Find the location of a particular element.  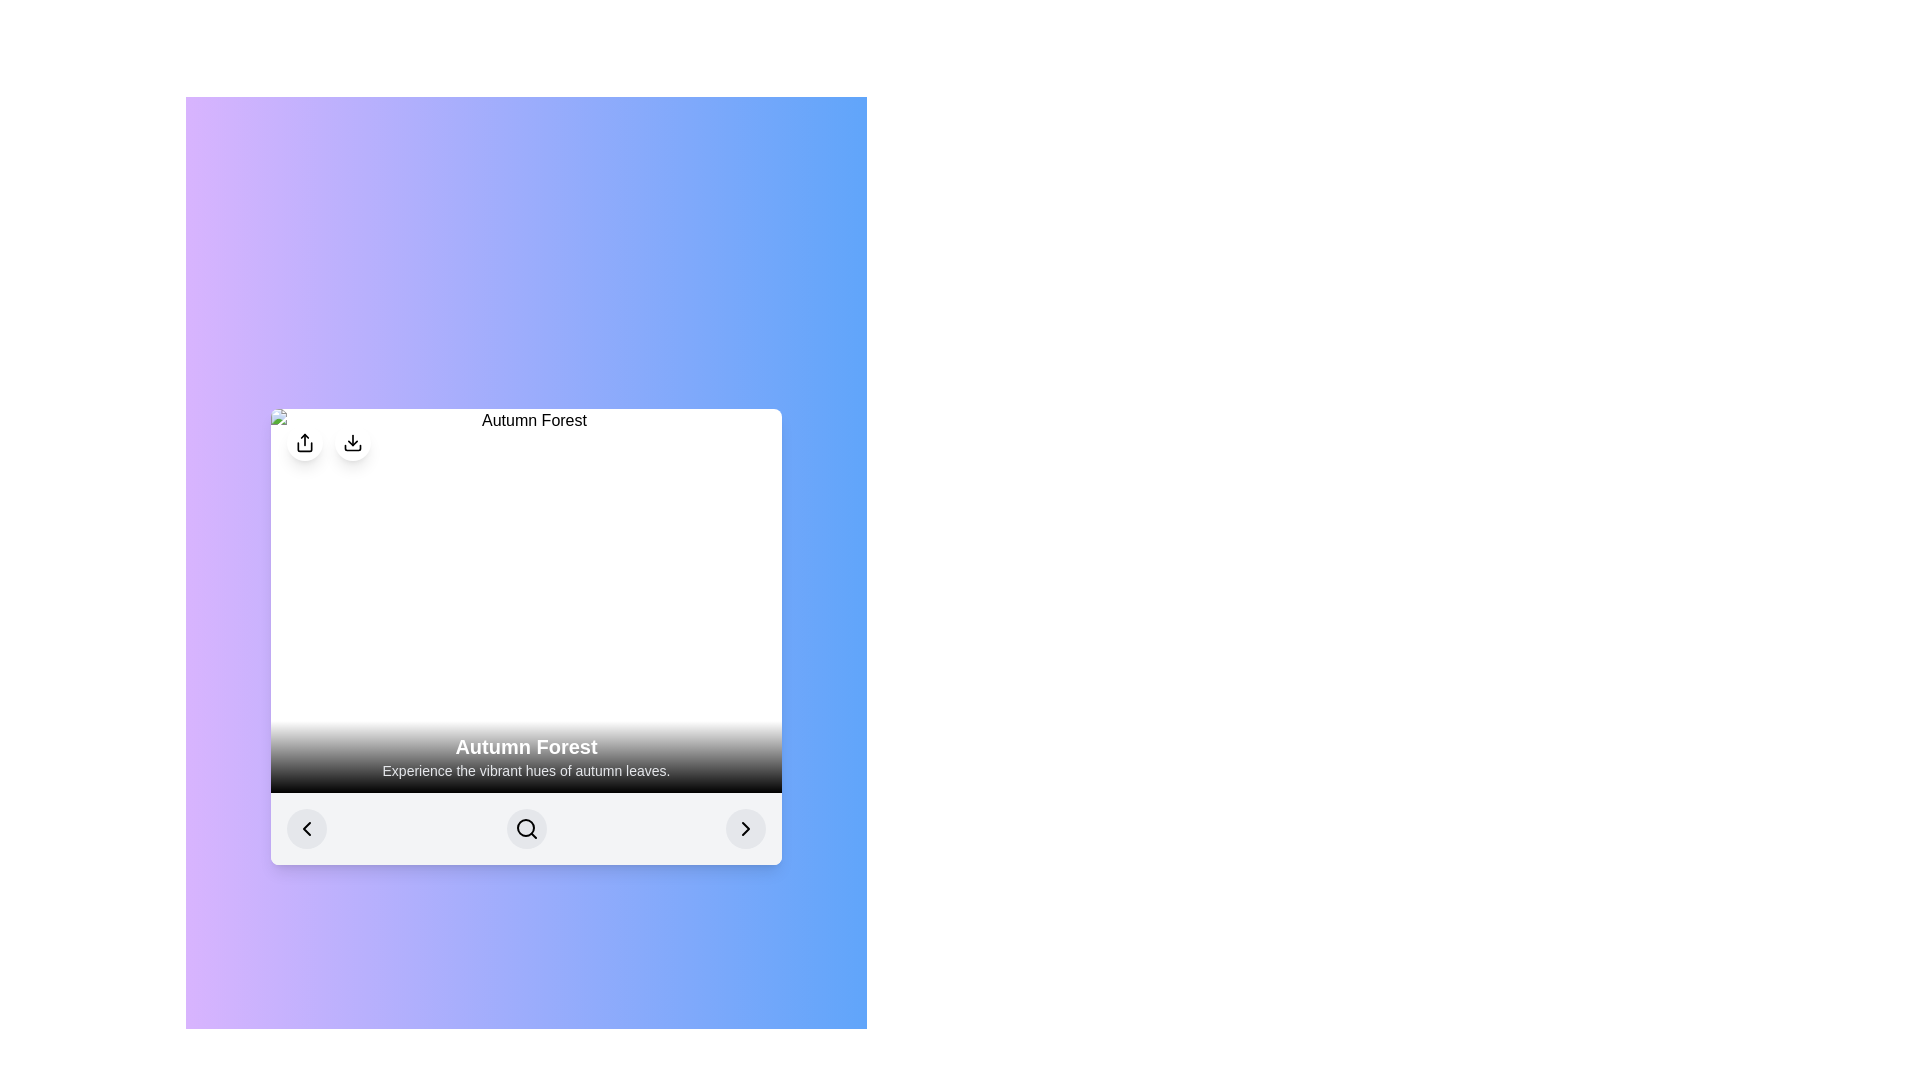

the search or zoom button located at the center of the toolbar in the card-like UI section for accessibility interactions is located at coordinates (526, 829).